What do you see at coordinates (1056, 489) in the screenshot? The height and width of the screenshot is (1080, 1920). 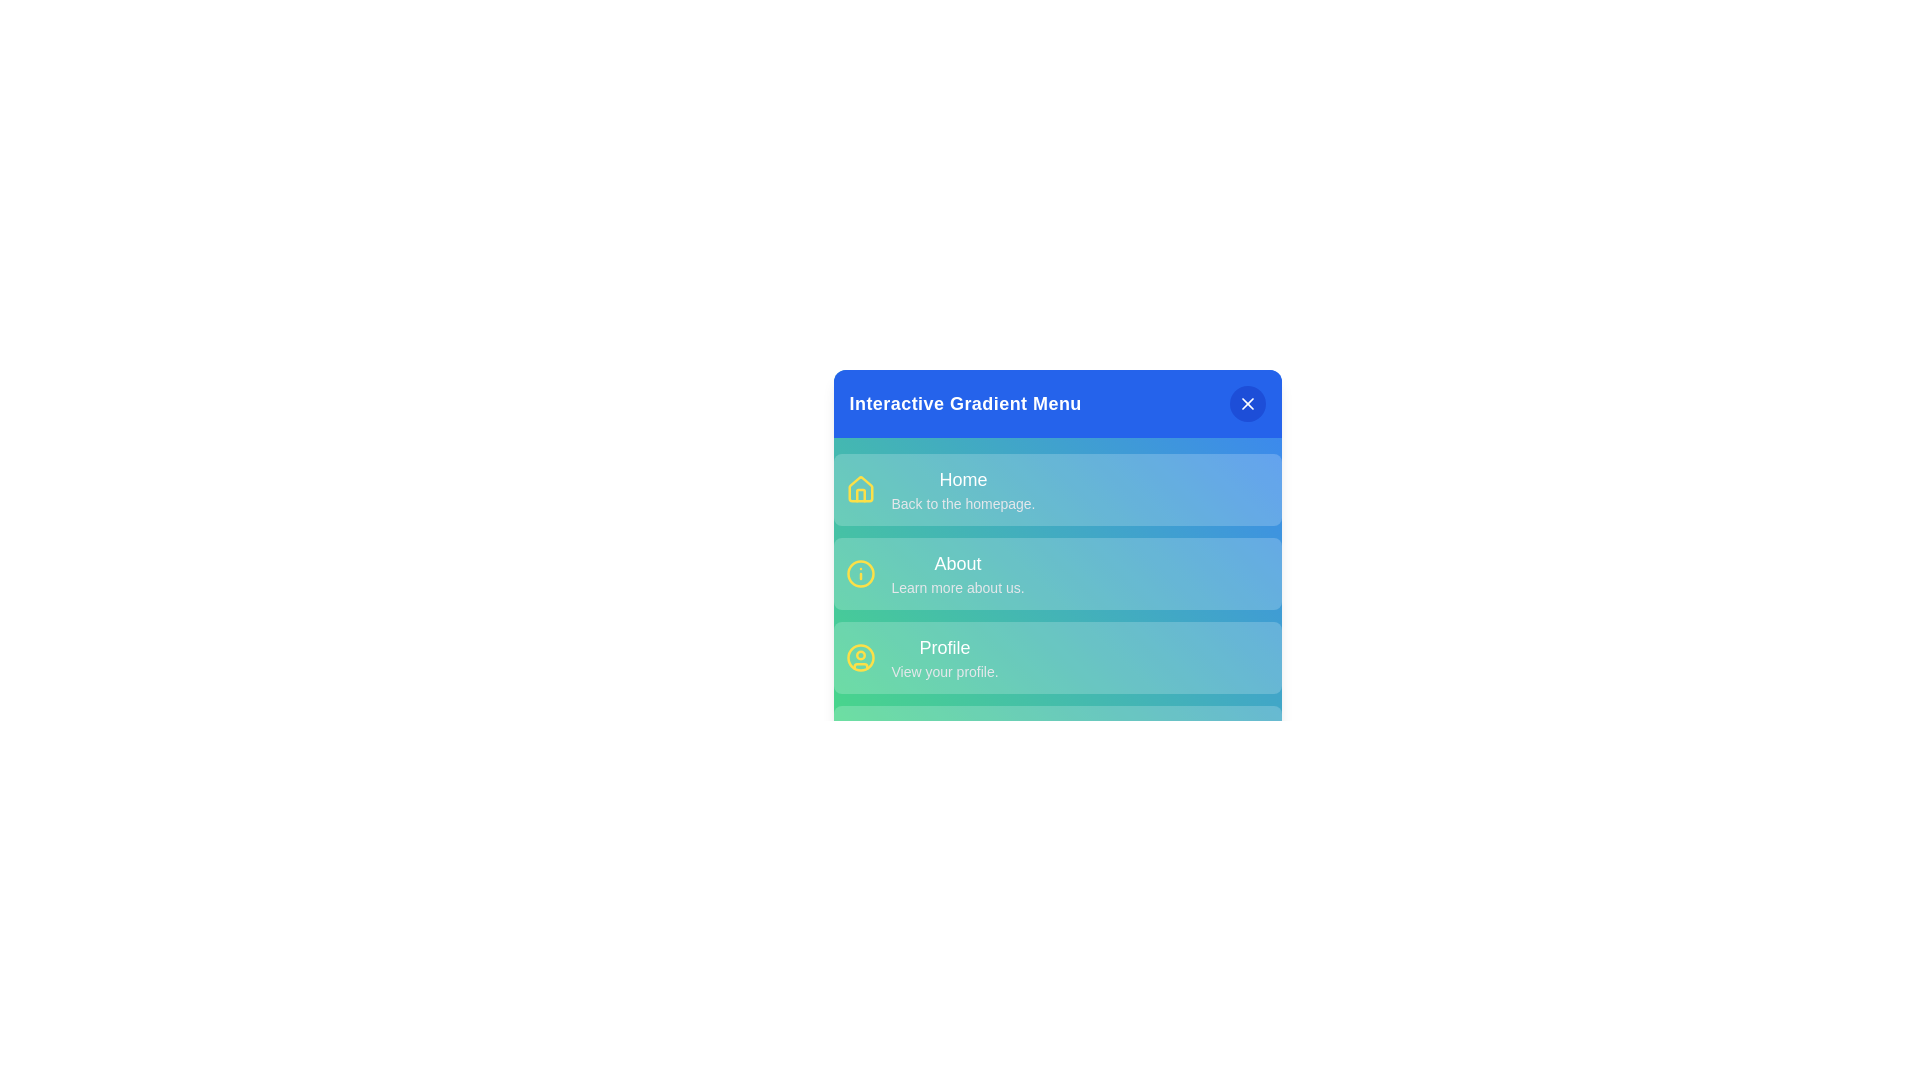 I see `the menu item corresponding to Home` at bounding box center [1056, 489].